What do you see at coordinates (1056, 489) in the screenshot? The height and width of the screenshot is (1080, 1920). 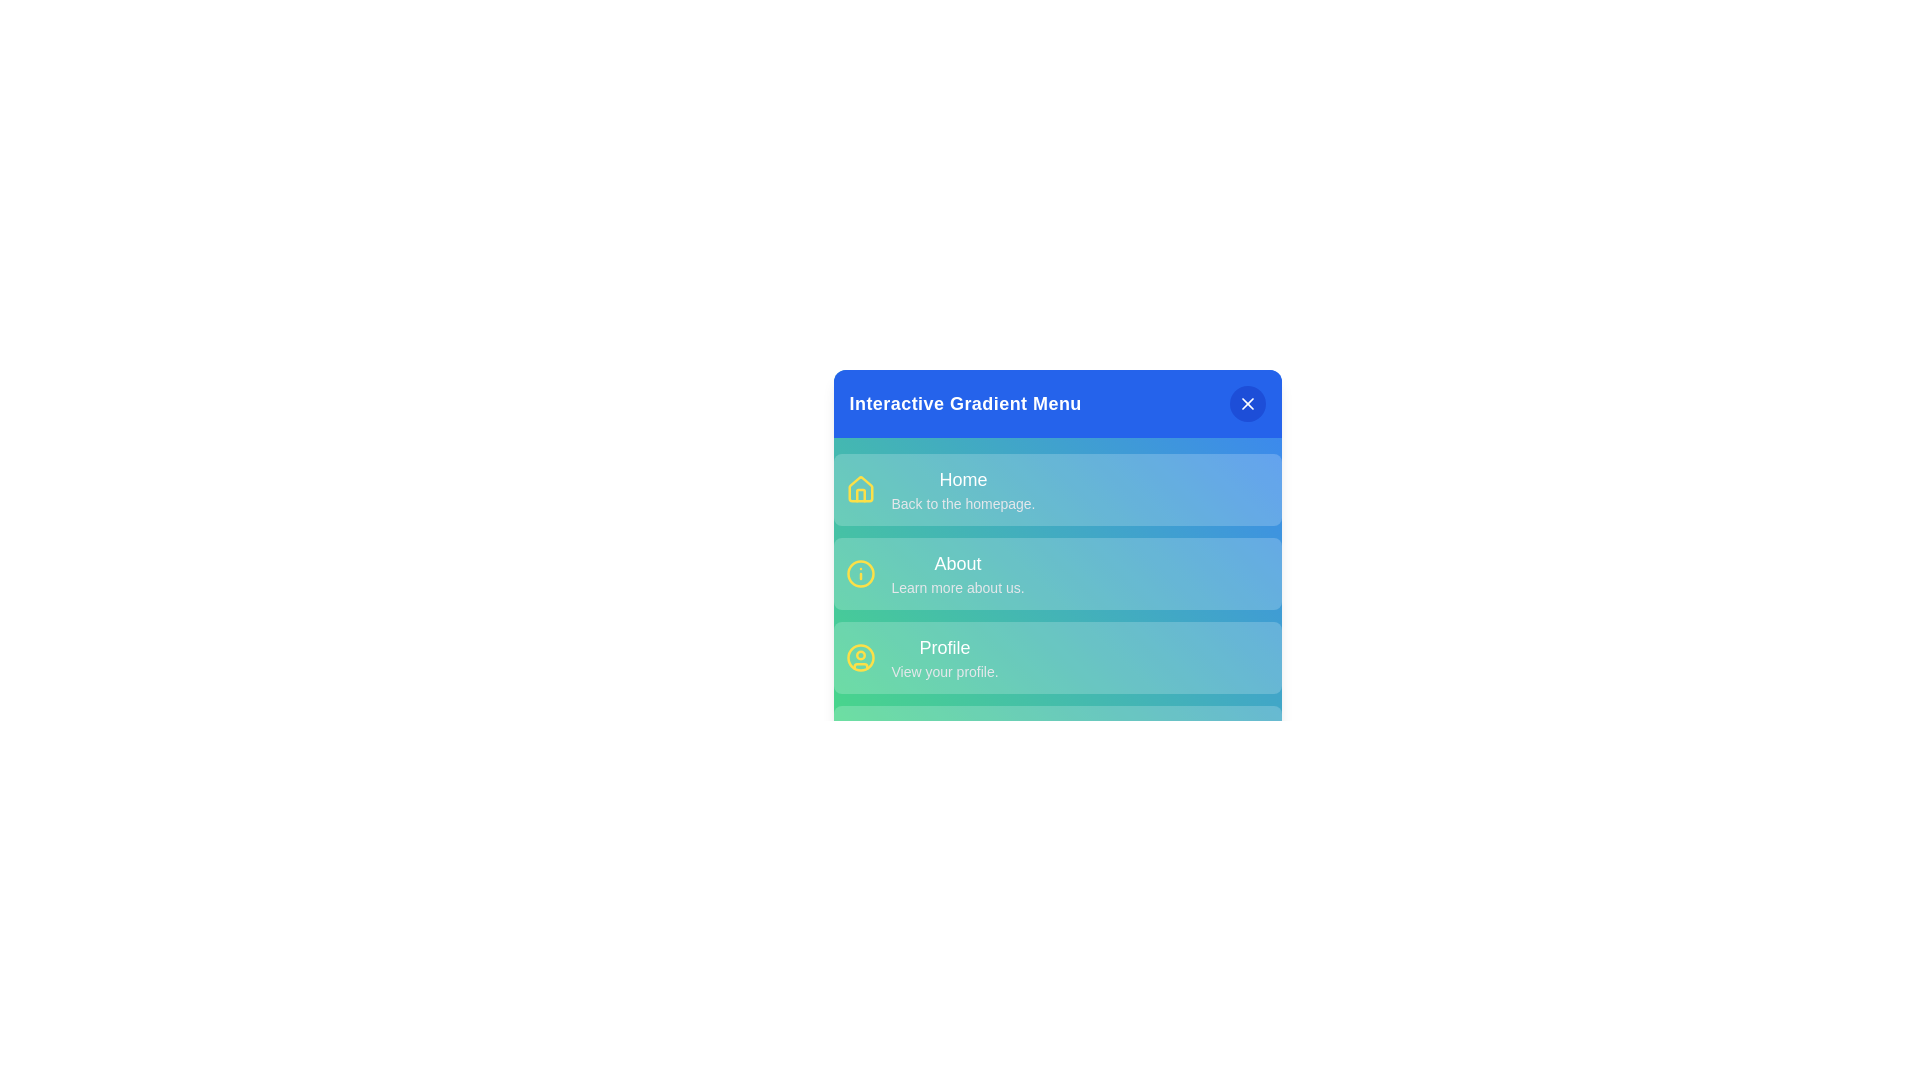 I see `the menu item corresponding to Home` at bounding box center [1056, 489].